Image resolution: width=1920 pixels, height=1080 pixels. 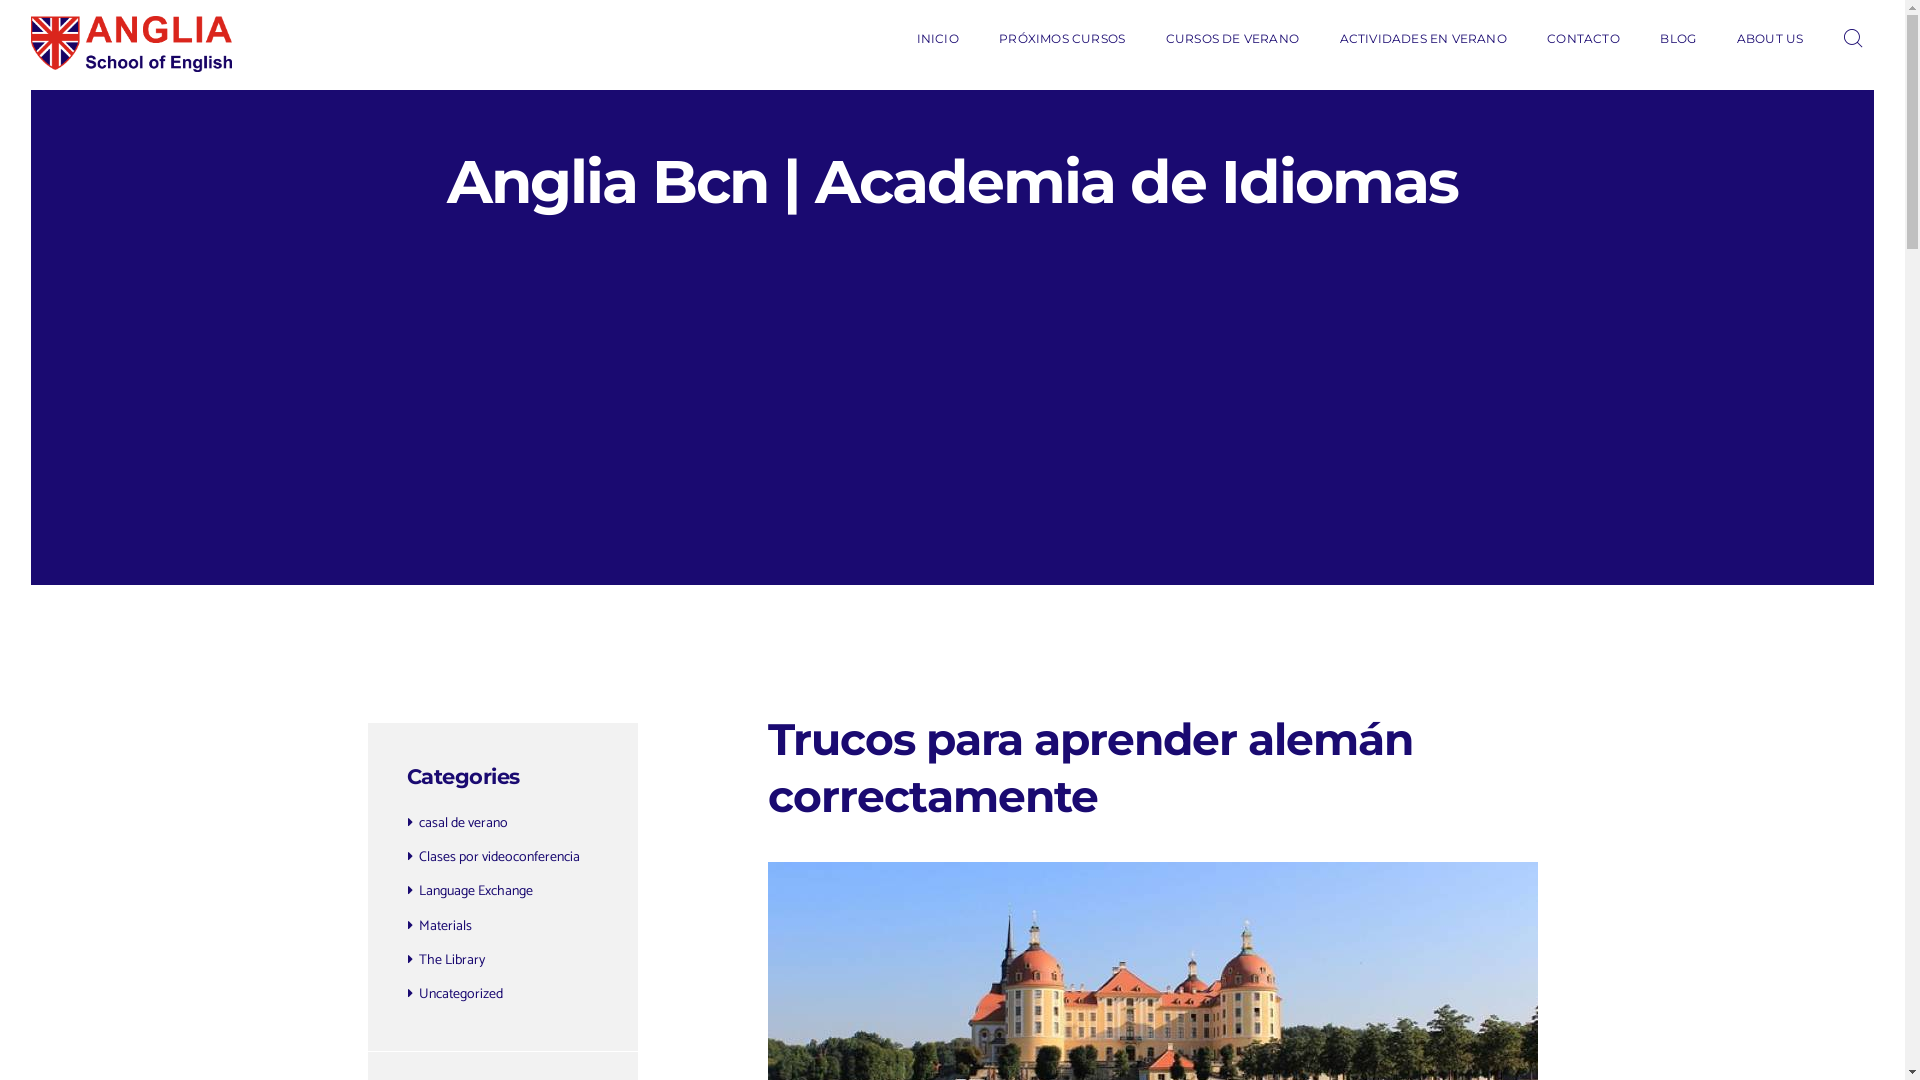 I want to click on 'The Library', so click(x=450, y=959).